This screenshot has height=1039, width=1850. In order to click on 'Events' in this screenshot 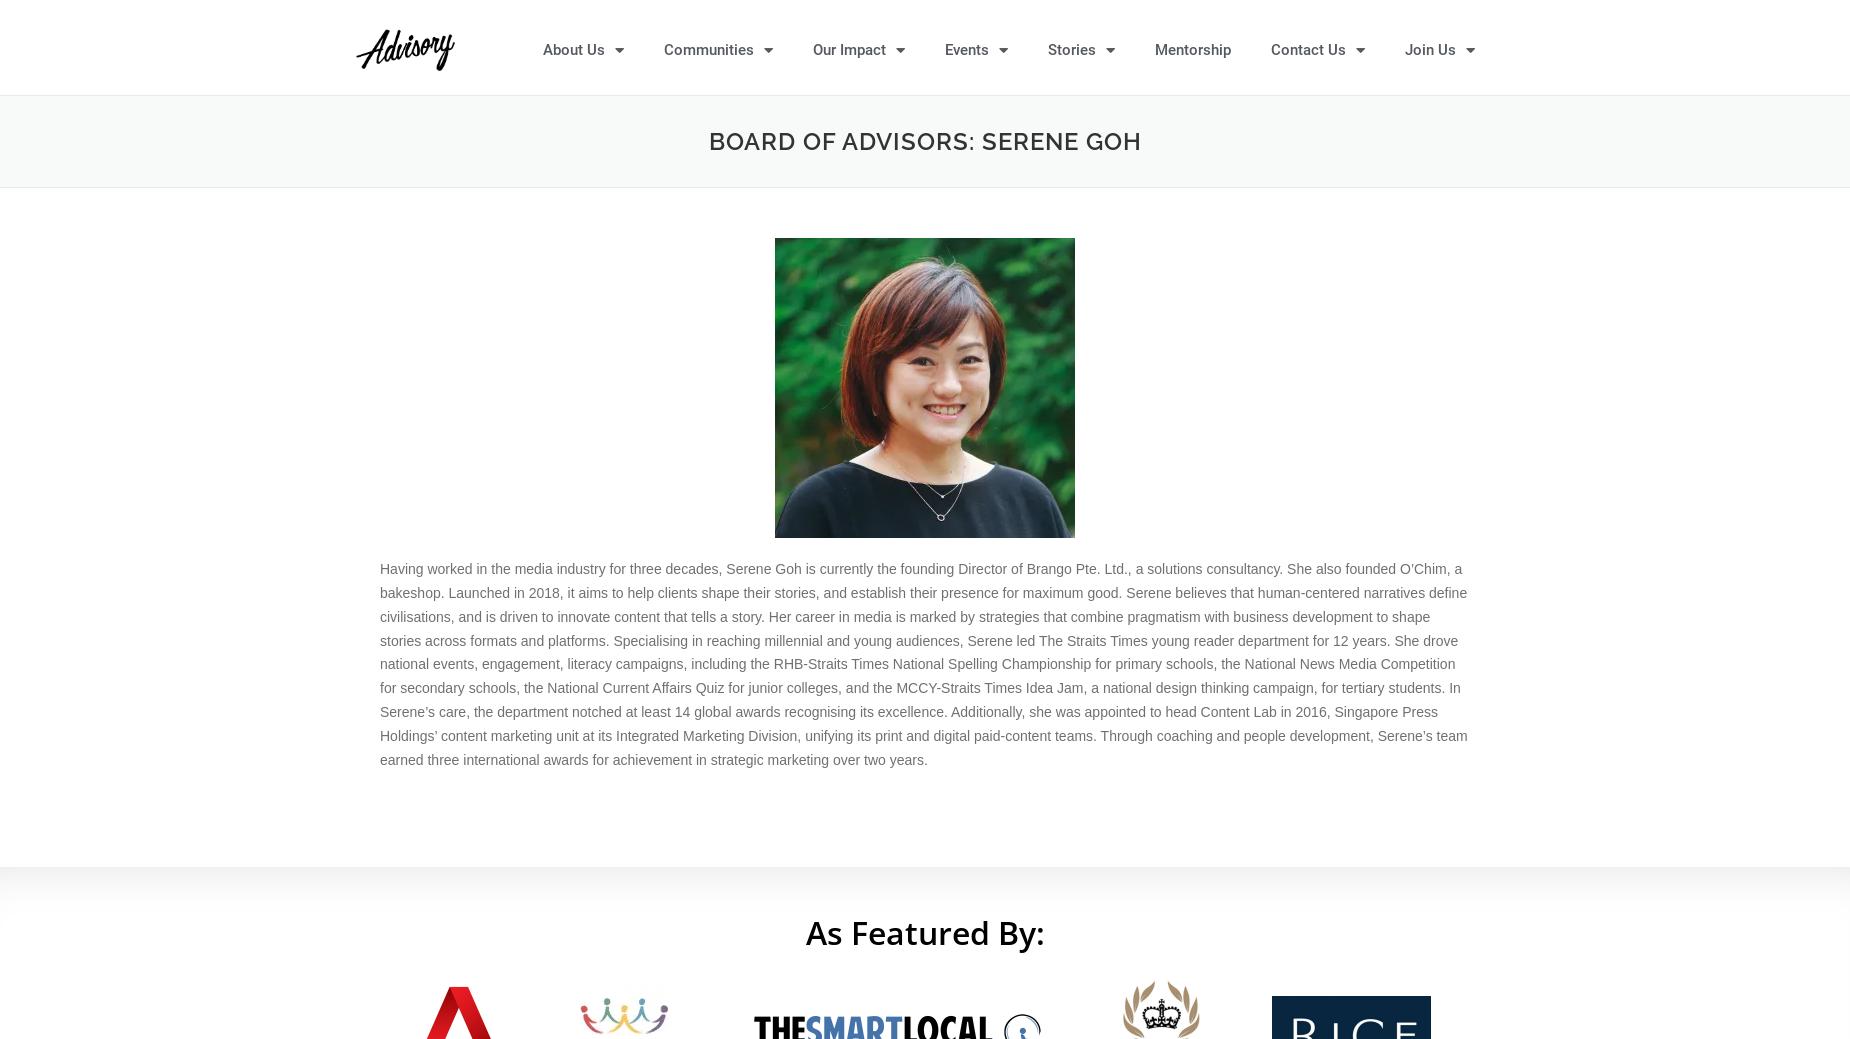, I will do `click(965, 48)`.